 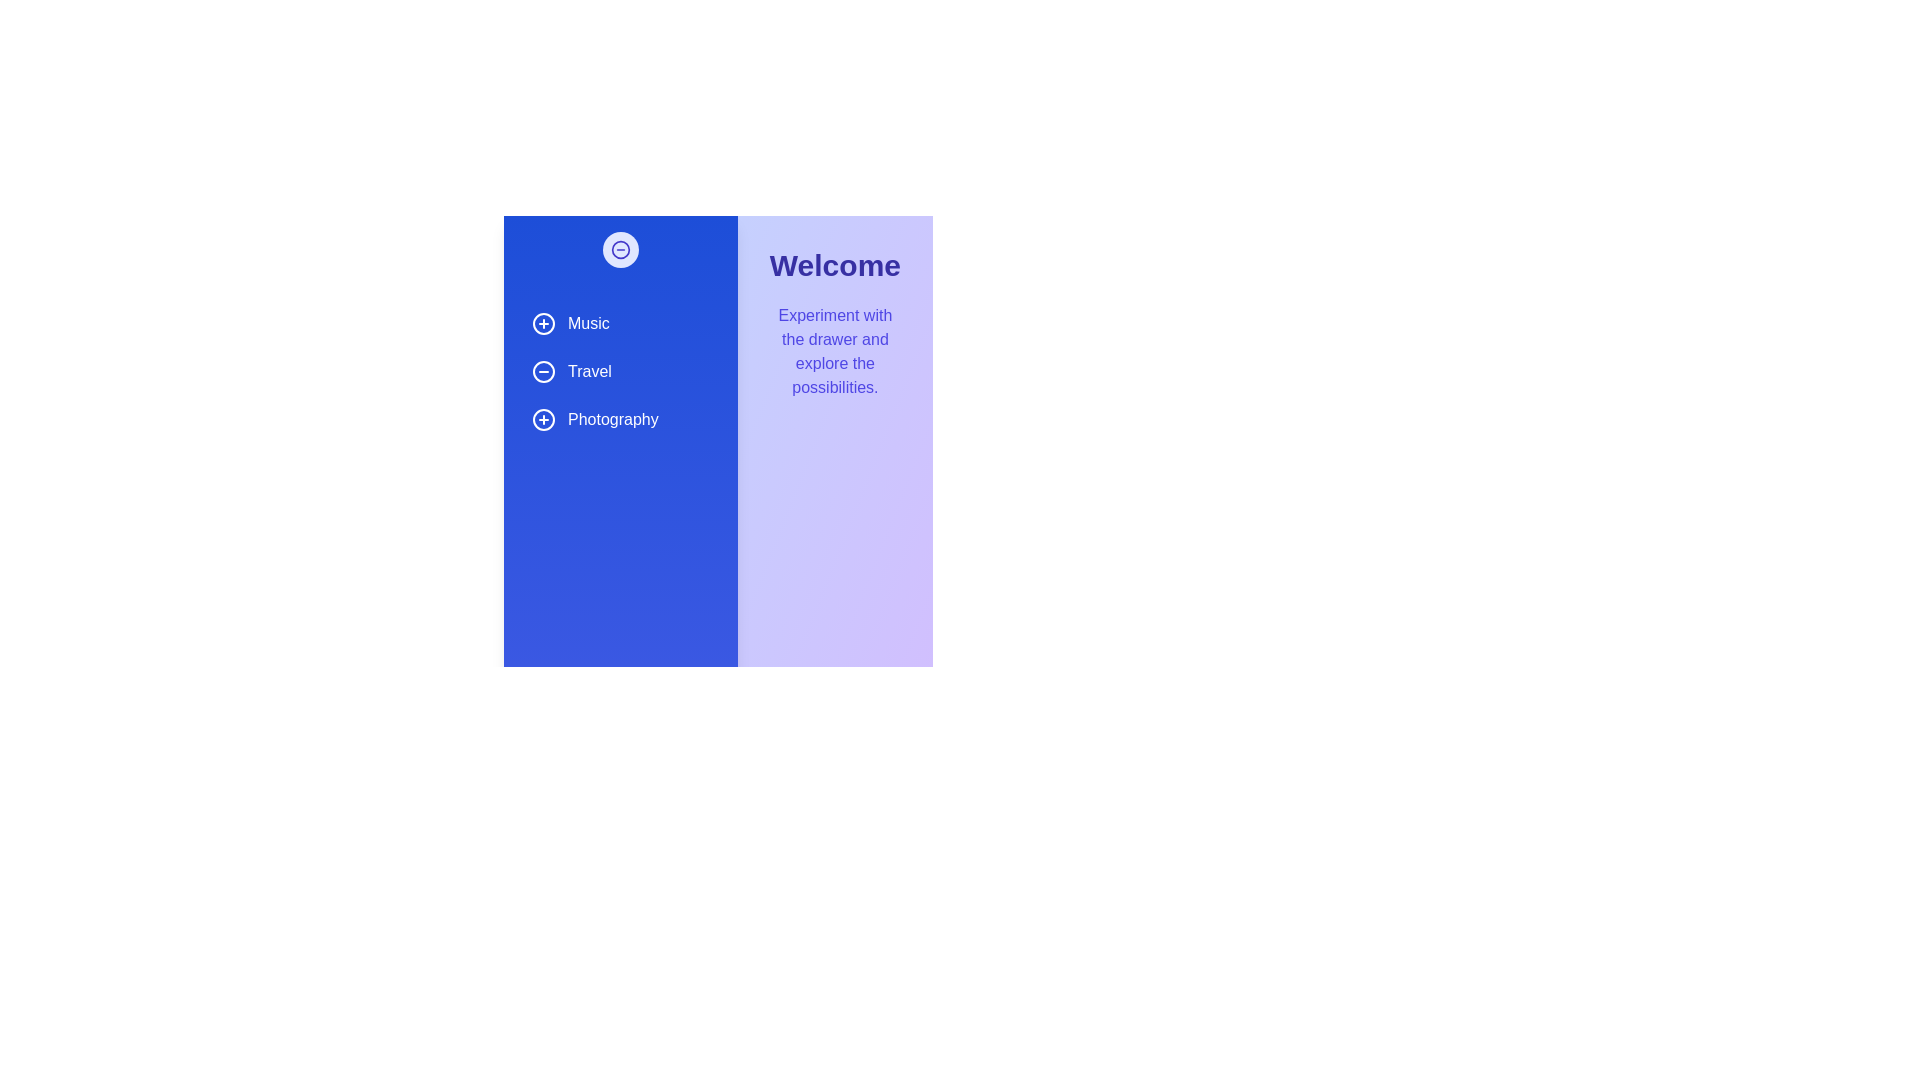 I want to click on the icon corresponding to Photography in the drawer, so click(x=543, y=419).